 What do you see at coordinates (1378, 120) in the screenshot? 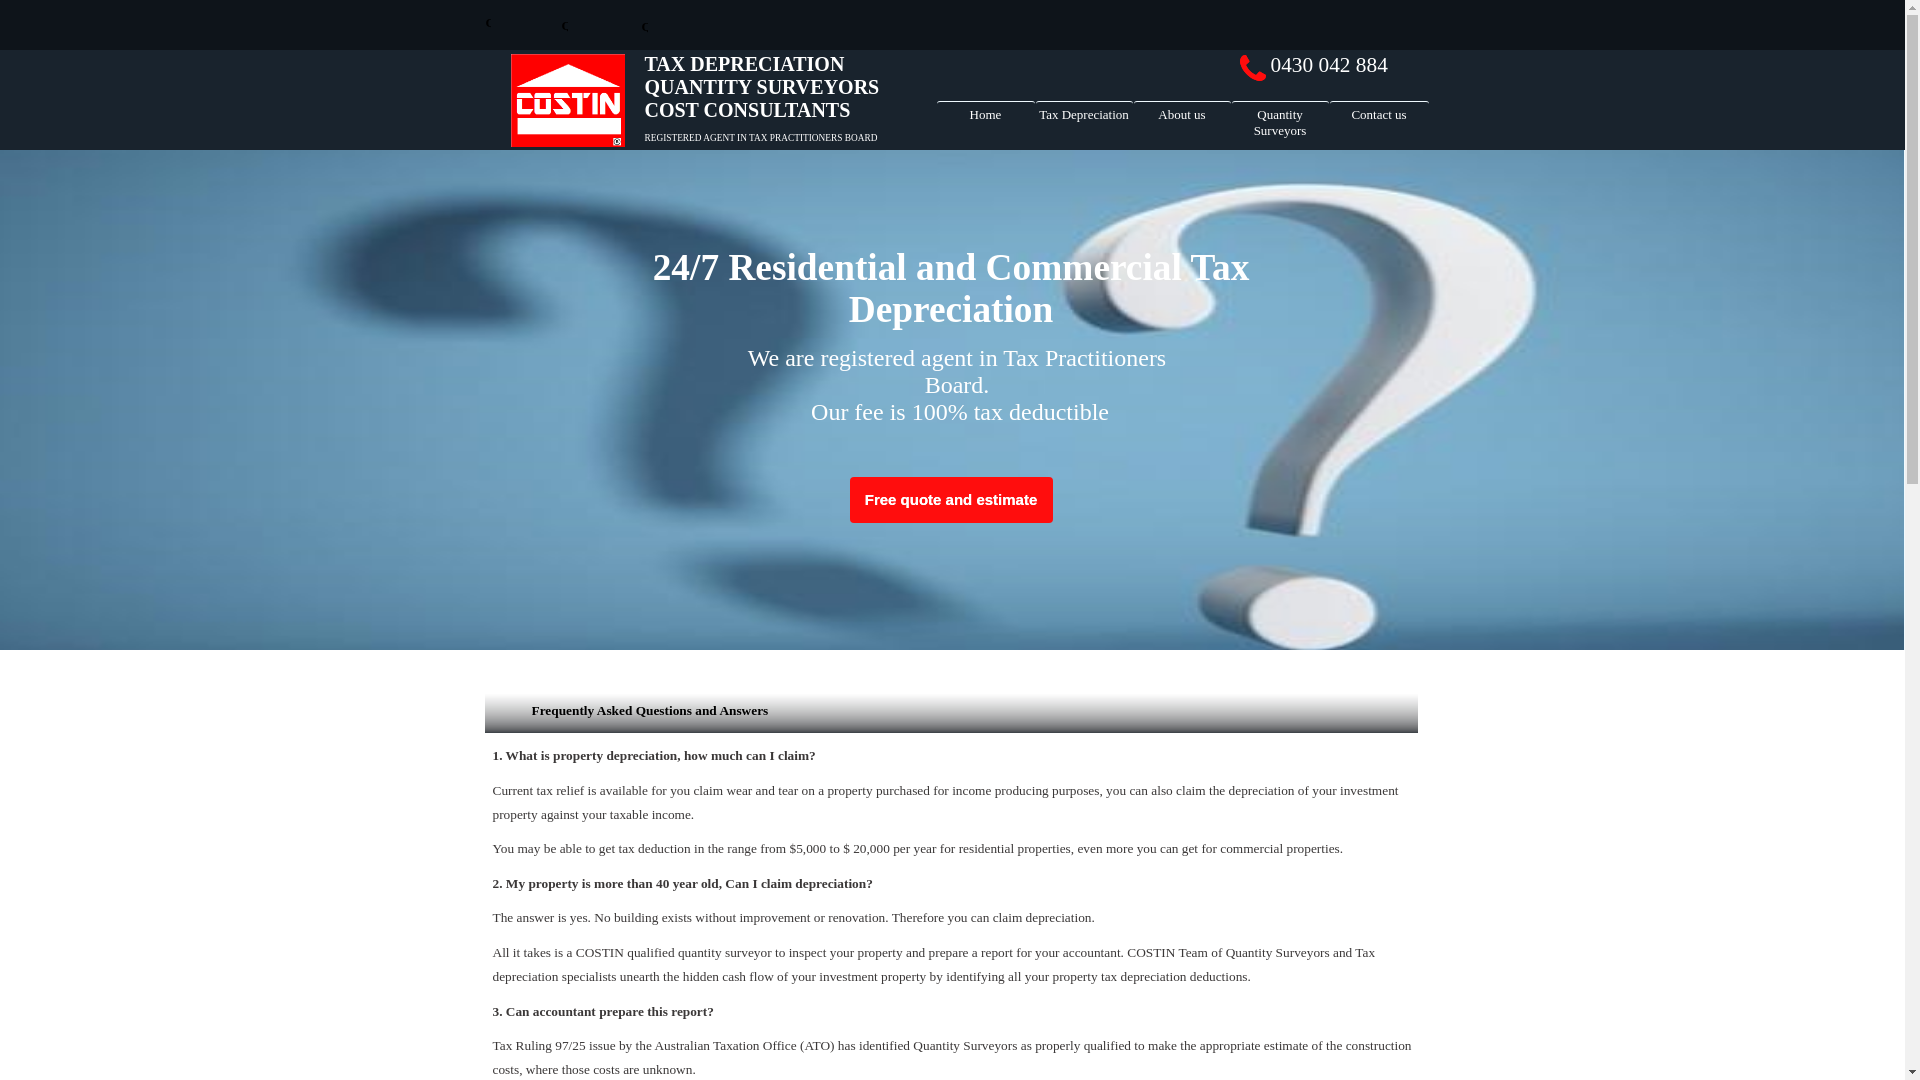
I see `'Contact us'` at bounding box center [1378, 120].